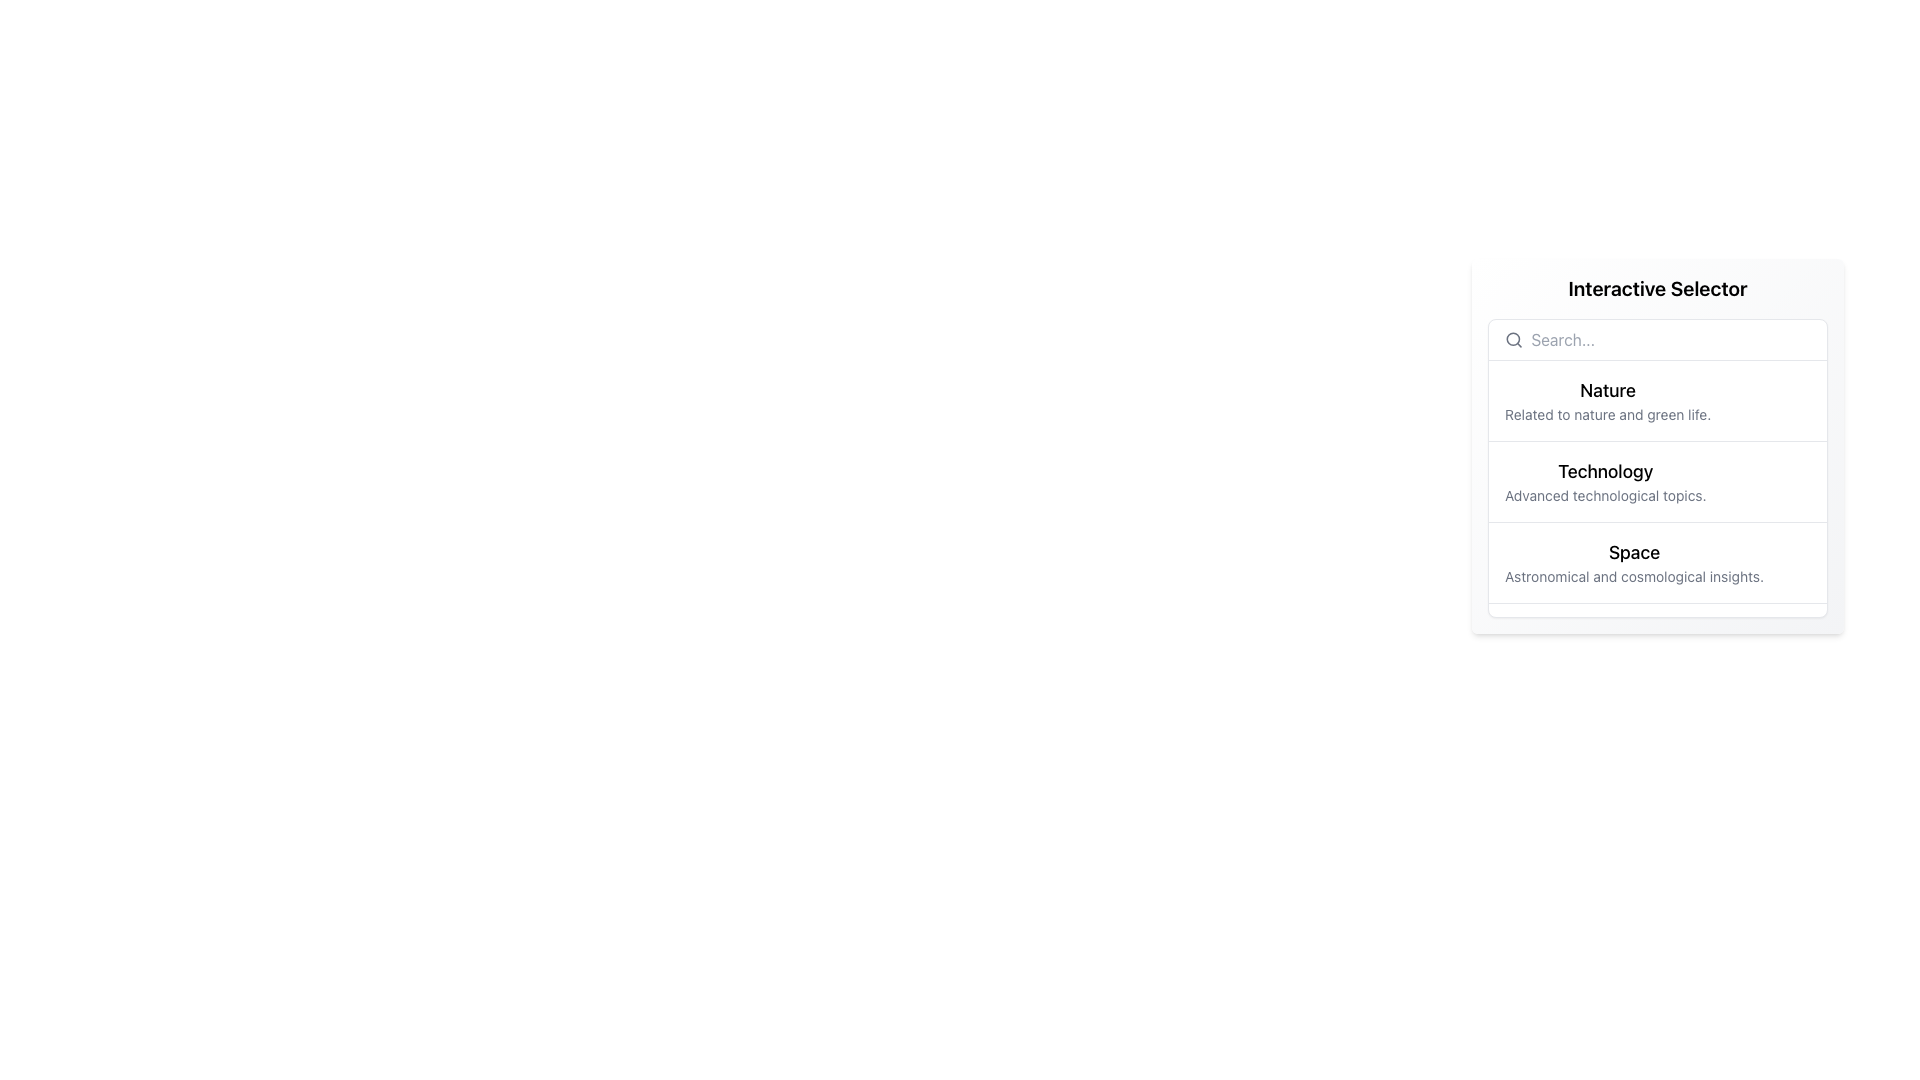 The height and width of the screenshot is (1080, 1920). I want to click on the 'Technology' selectable list item, which is the second option in the list located below the search input field, so click(1657, 467).